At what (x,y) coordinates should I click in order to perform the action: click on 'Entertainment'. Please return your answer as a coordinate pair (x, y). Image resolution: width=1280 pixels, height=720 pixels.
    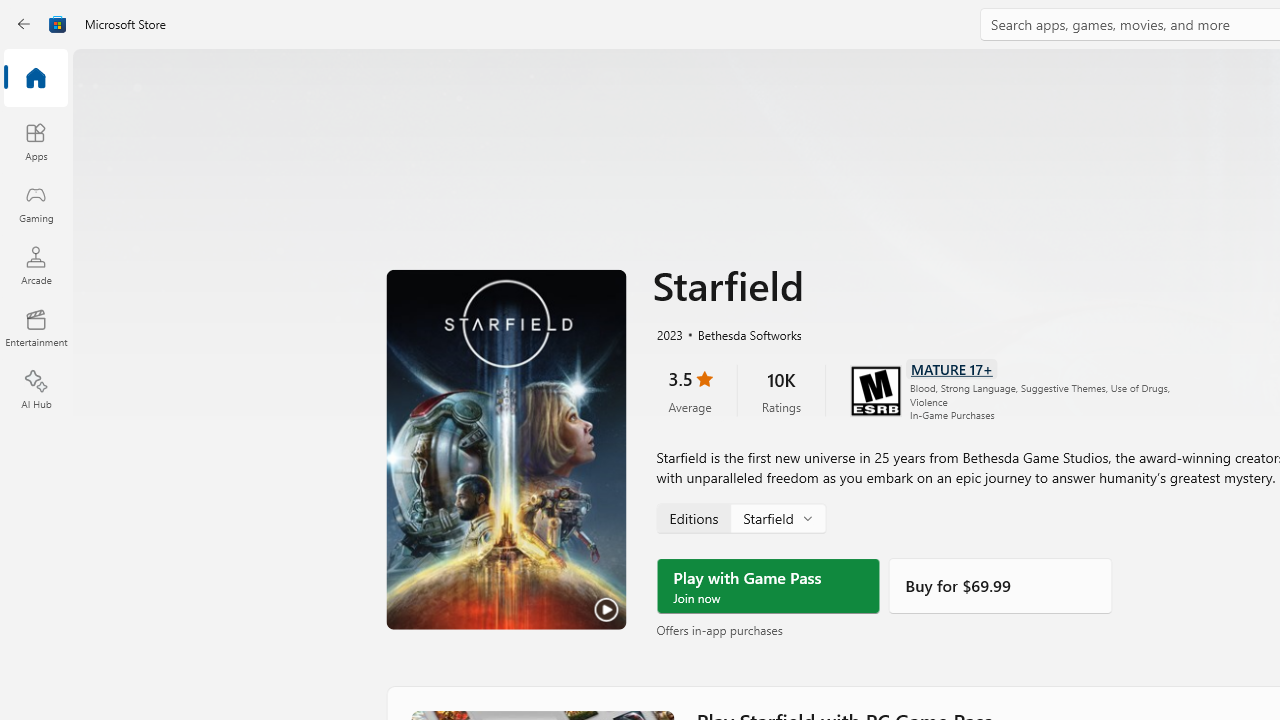
    Looking at the image, I should click on (35, 326).